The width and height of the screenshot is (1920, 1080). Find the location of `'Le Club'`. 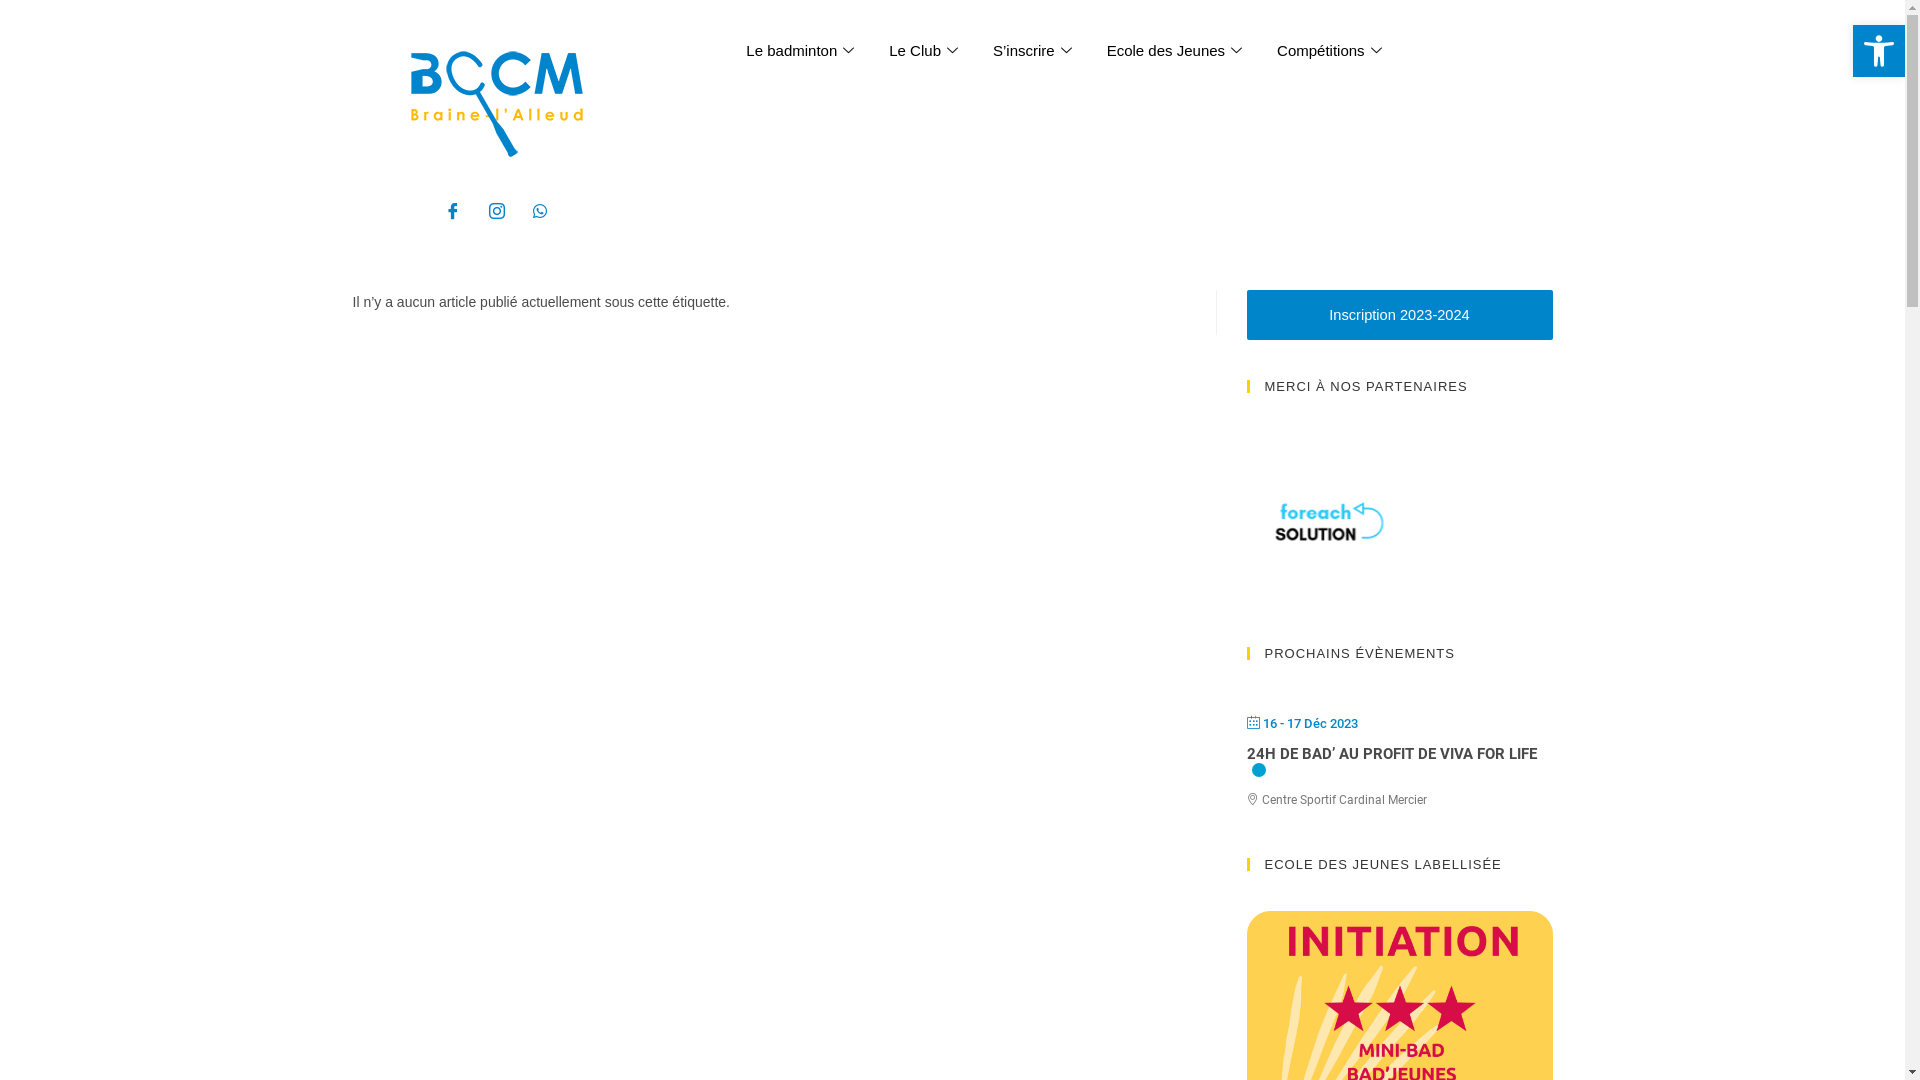

'Le Club' is located at coordinates (873, 49).